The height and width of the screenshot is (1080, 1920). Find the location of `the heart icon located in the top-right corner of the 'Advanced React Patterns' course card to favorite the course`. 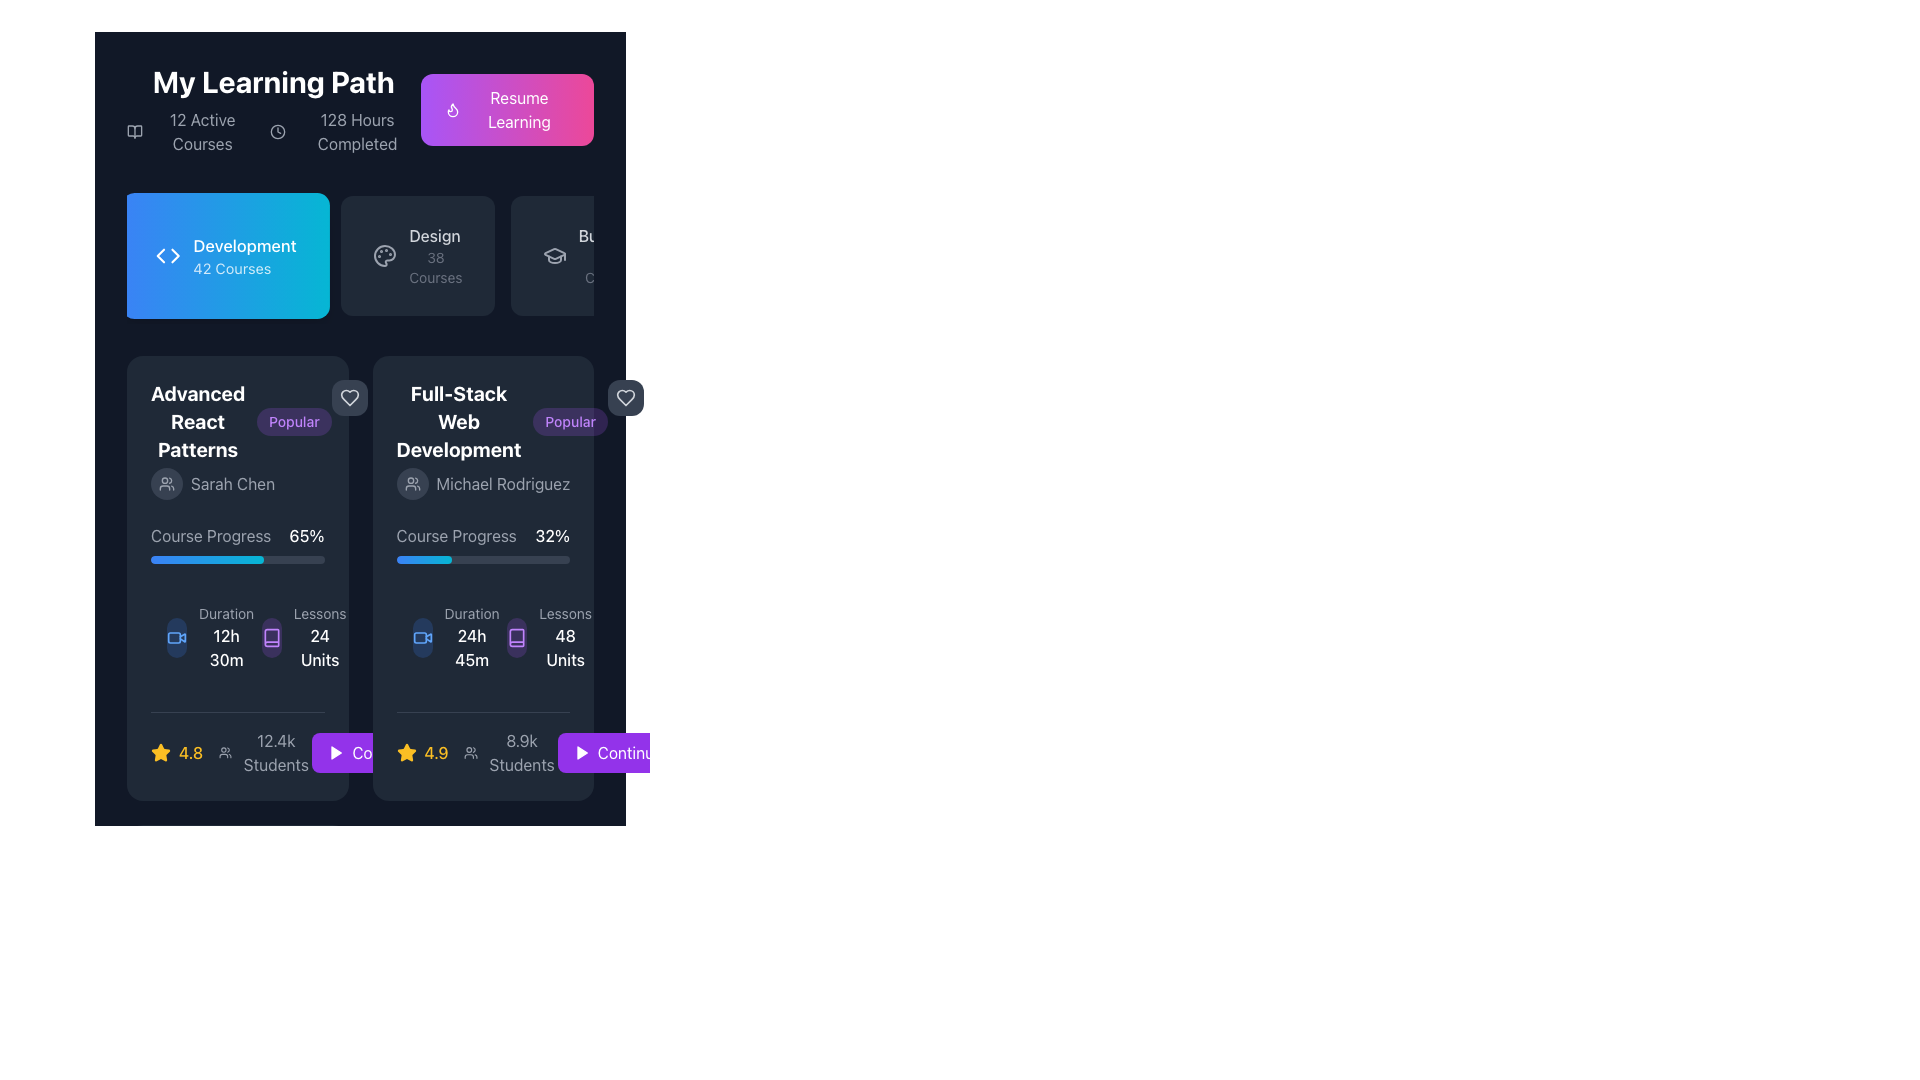

the heart icon located in the top-right corner of the 'Advanced React Patterns' course card to favorite the course is located at coordinates (349, 397).